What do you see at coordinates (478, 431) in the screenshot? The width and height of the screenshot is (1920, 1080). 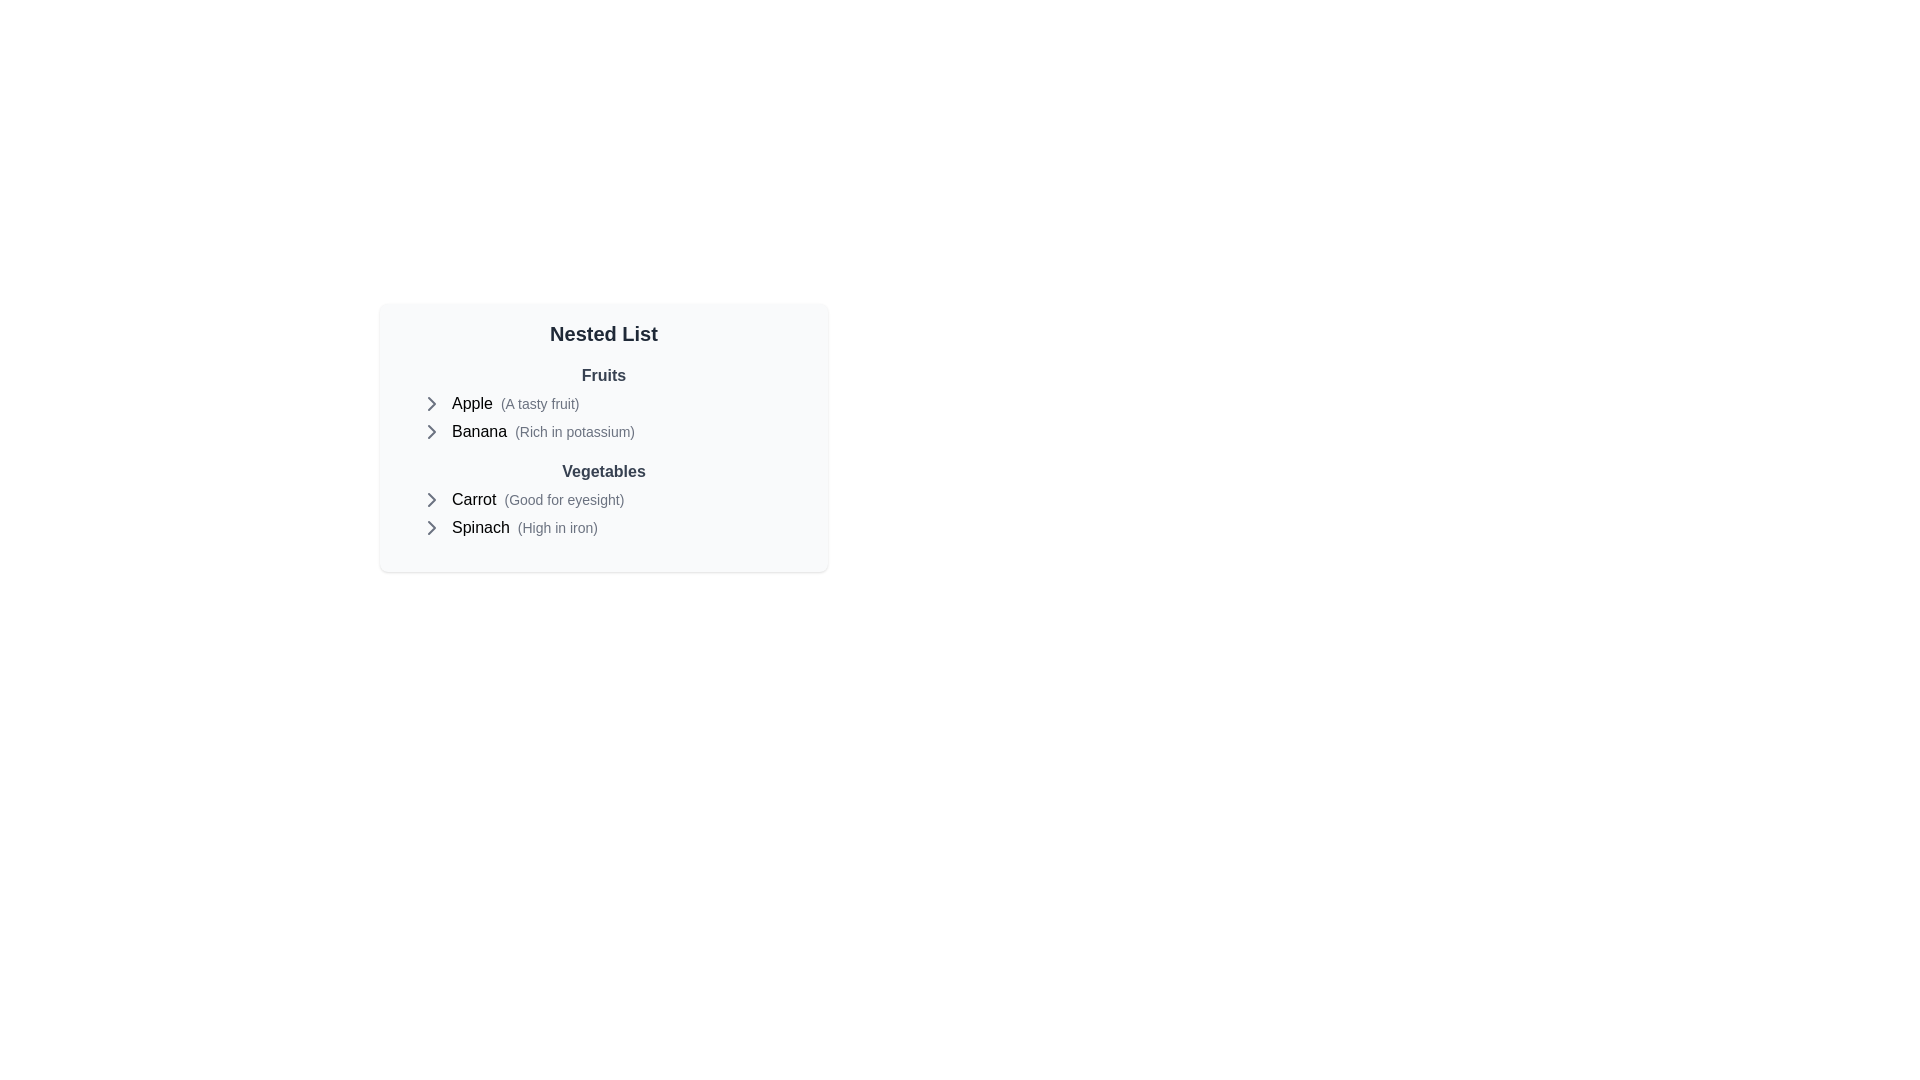 I see `the text of the item Banana` at bounding box center [478, 431].